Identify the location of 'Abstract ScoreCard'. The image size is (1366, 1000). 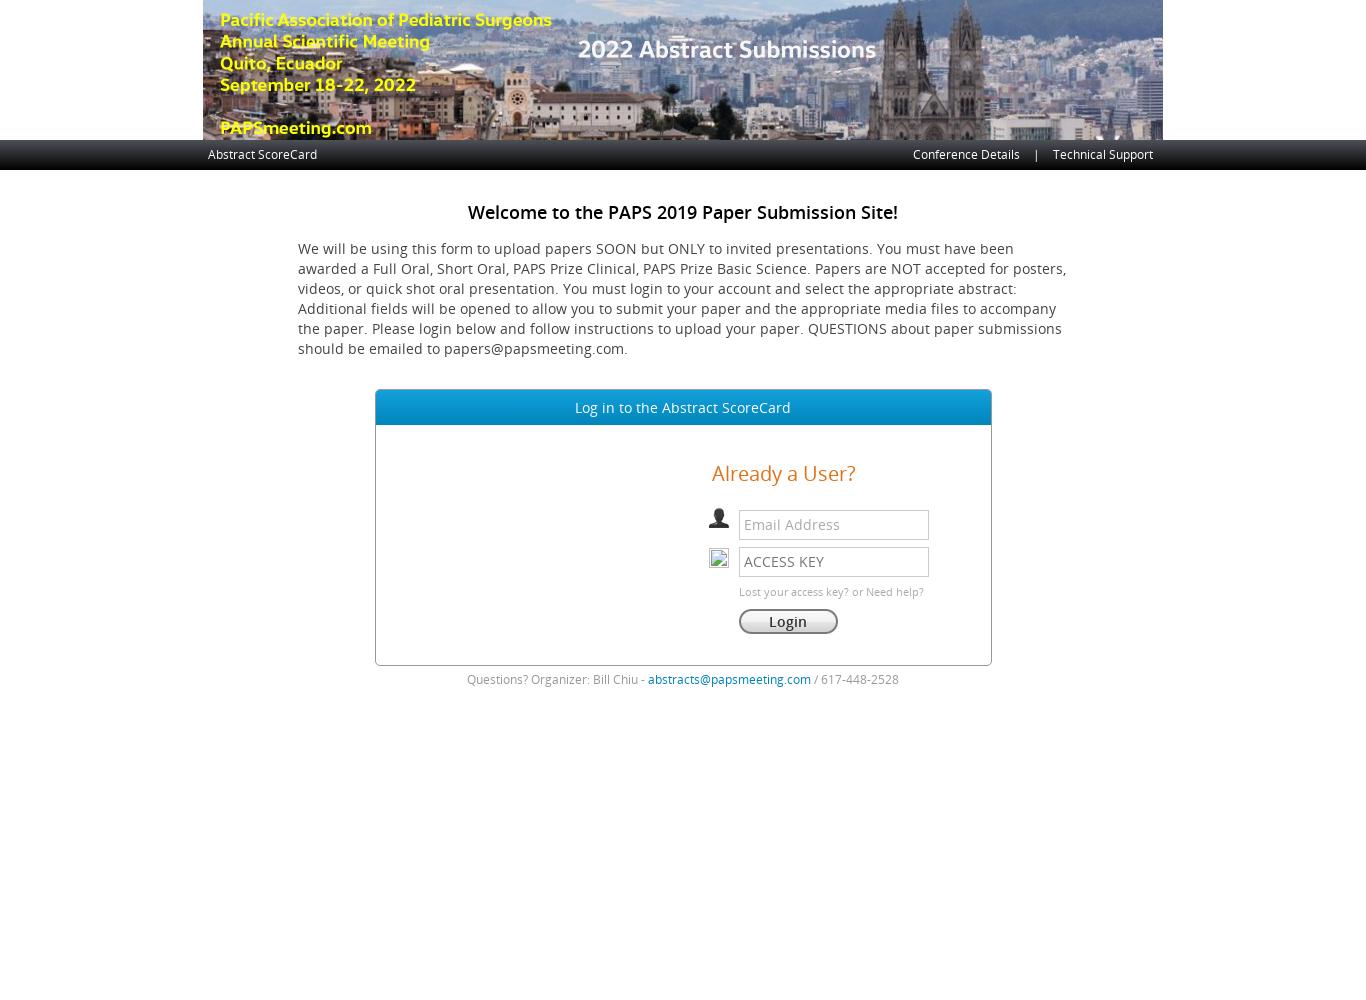
(262, 154).